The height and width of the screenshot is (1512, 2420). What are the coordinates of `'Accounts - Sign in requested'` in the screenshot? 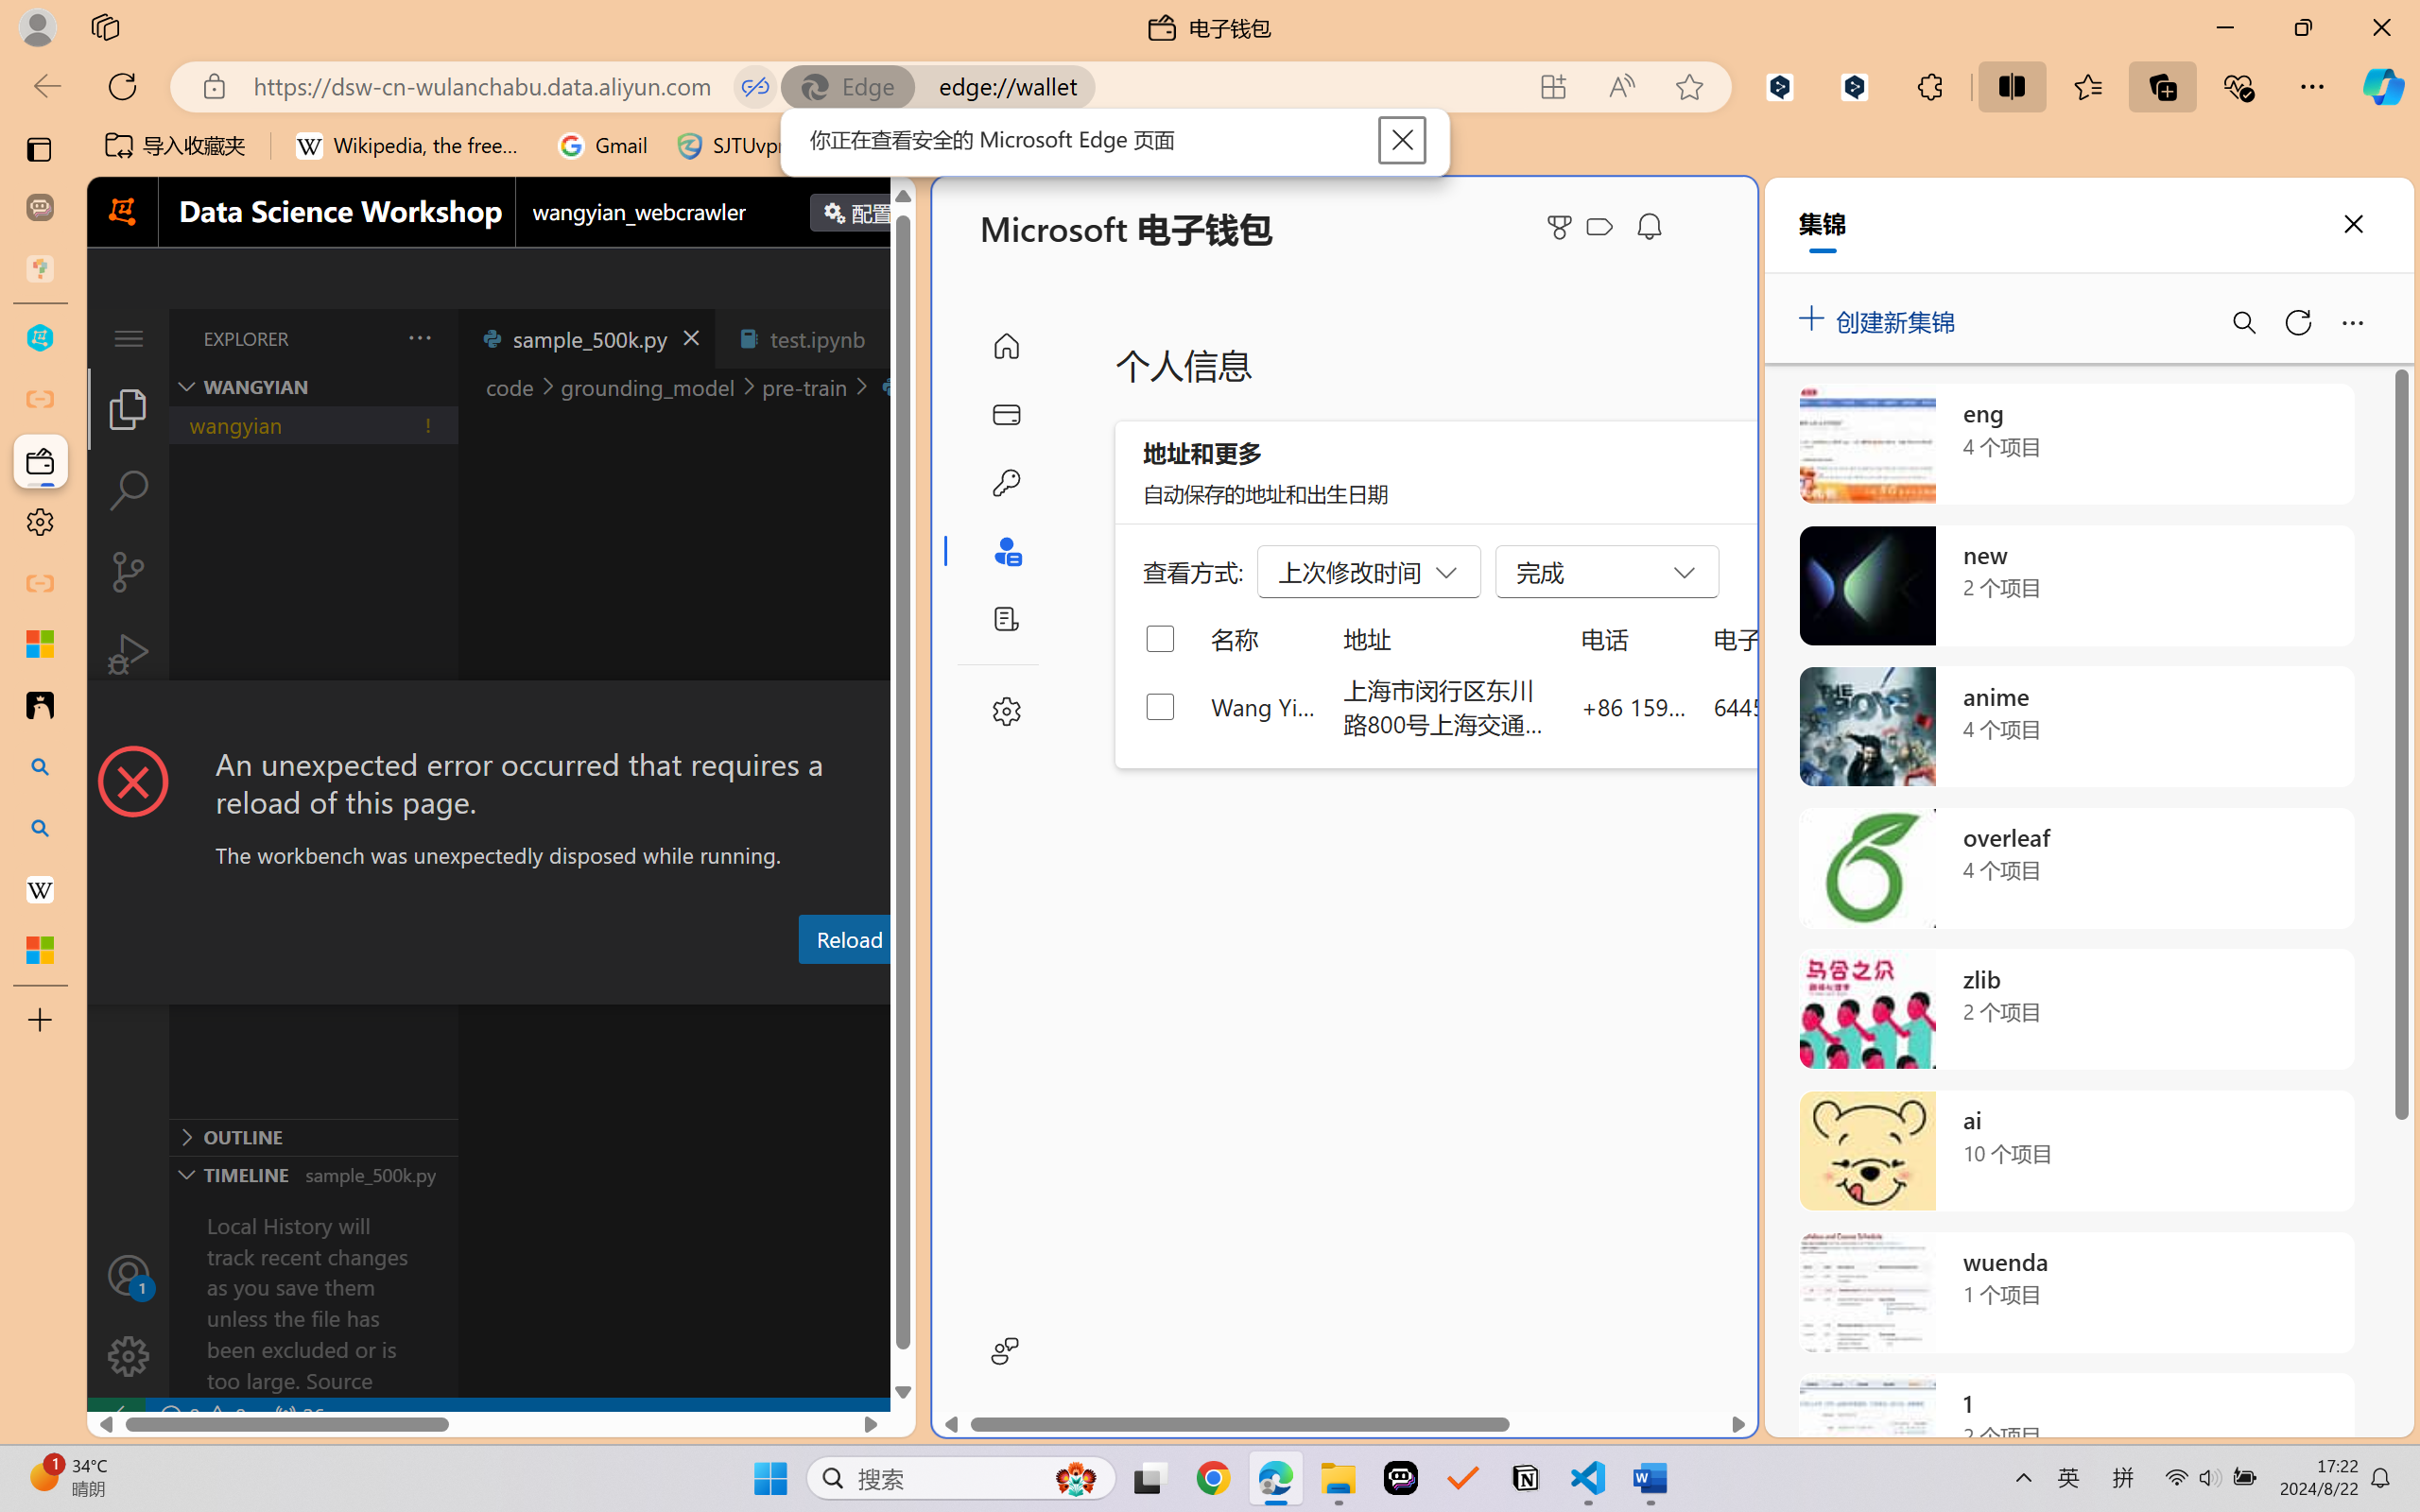 It's located at (127, 1274).